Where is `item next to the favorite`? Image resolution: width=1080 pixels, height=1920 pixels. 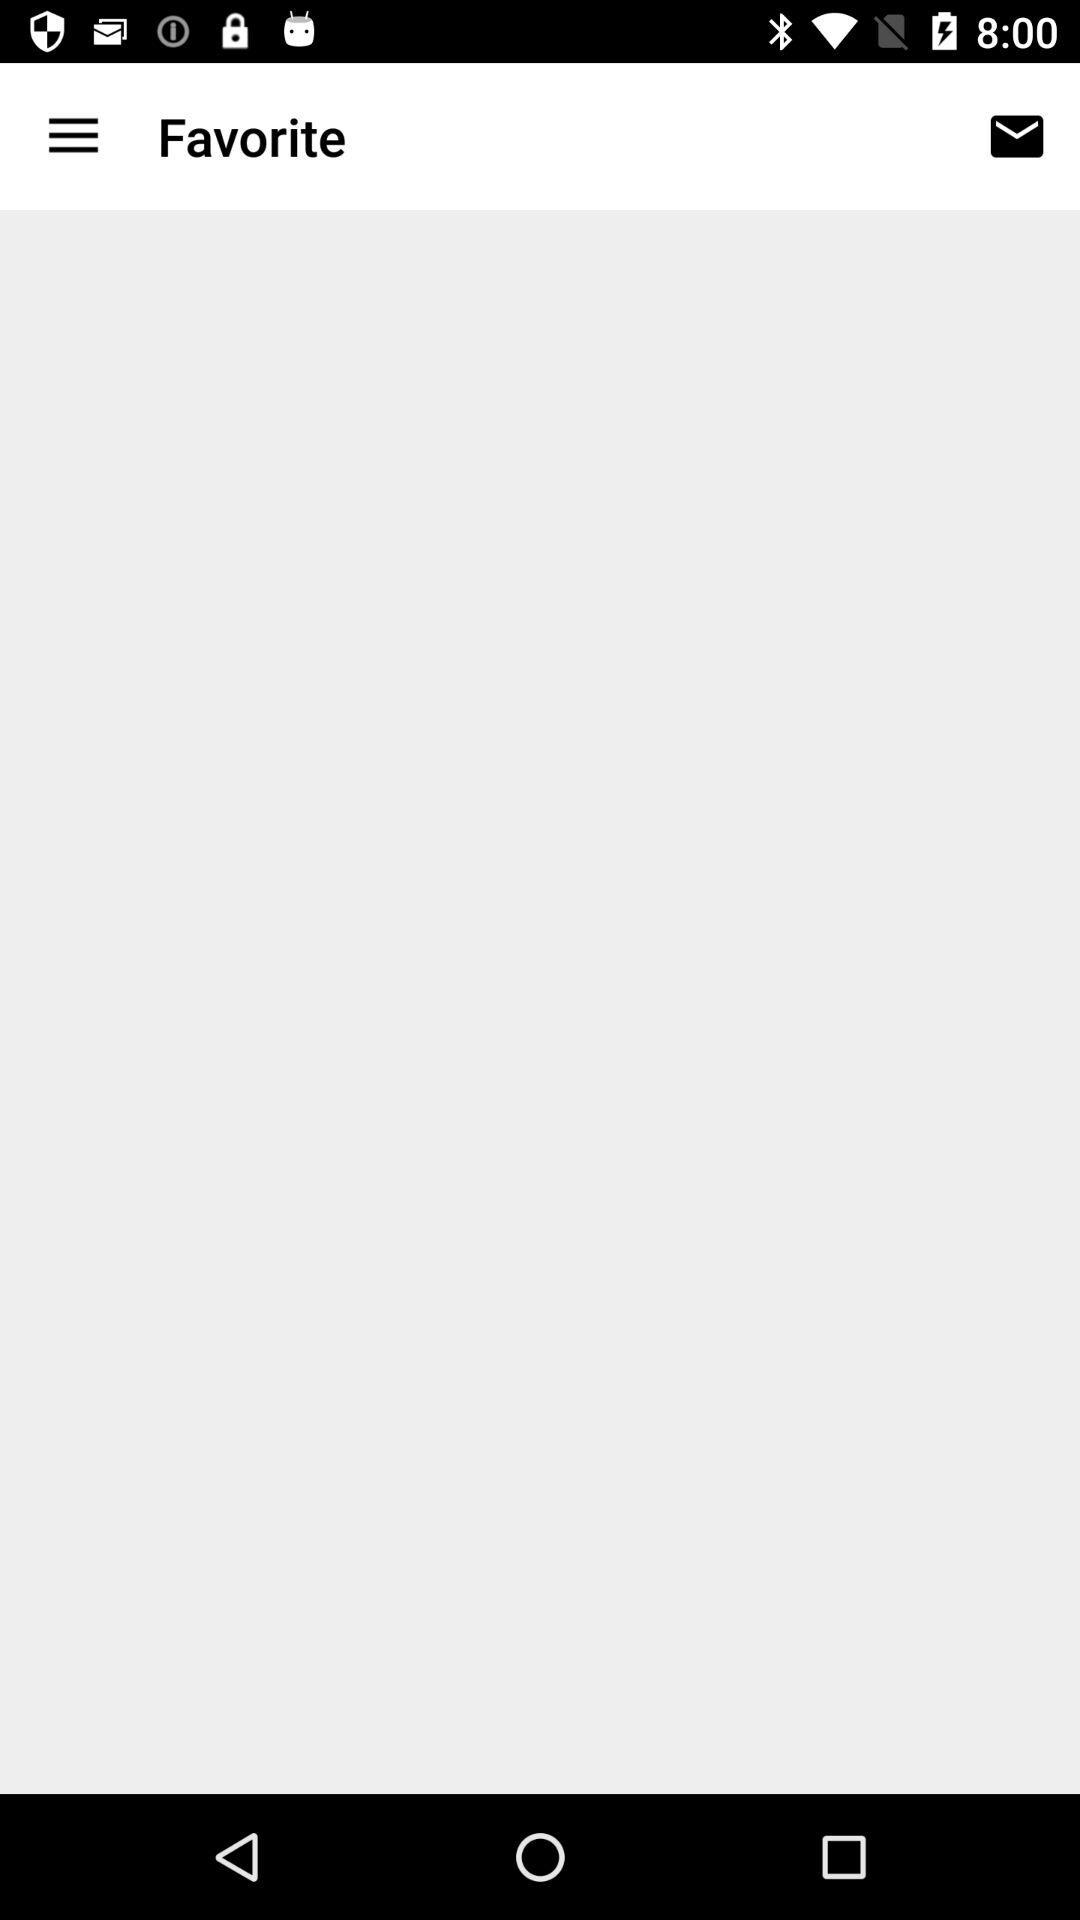 item next to the favorite is located at coordinates (72, 135).